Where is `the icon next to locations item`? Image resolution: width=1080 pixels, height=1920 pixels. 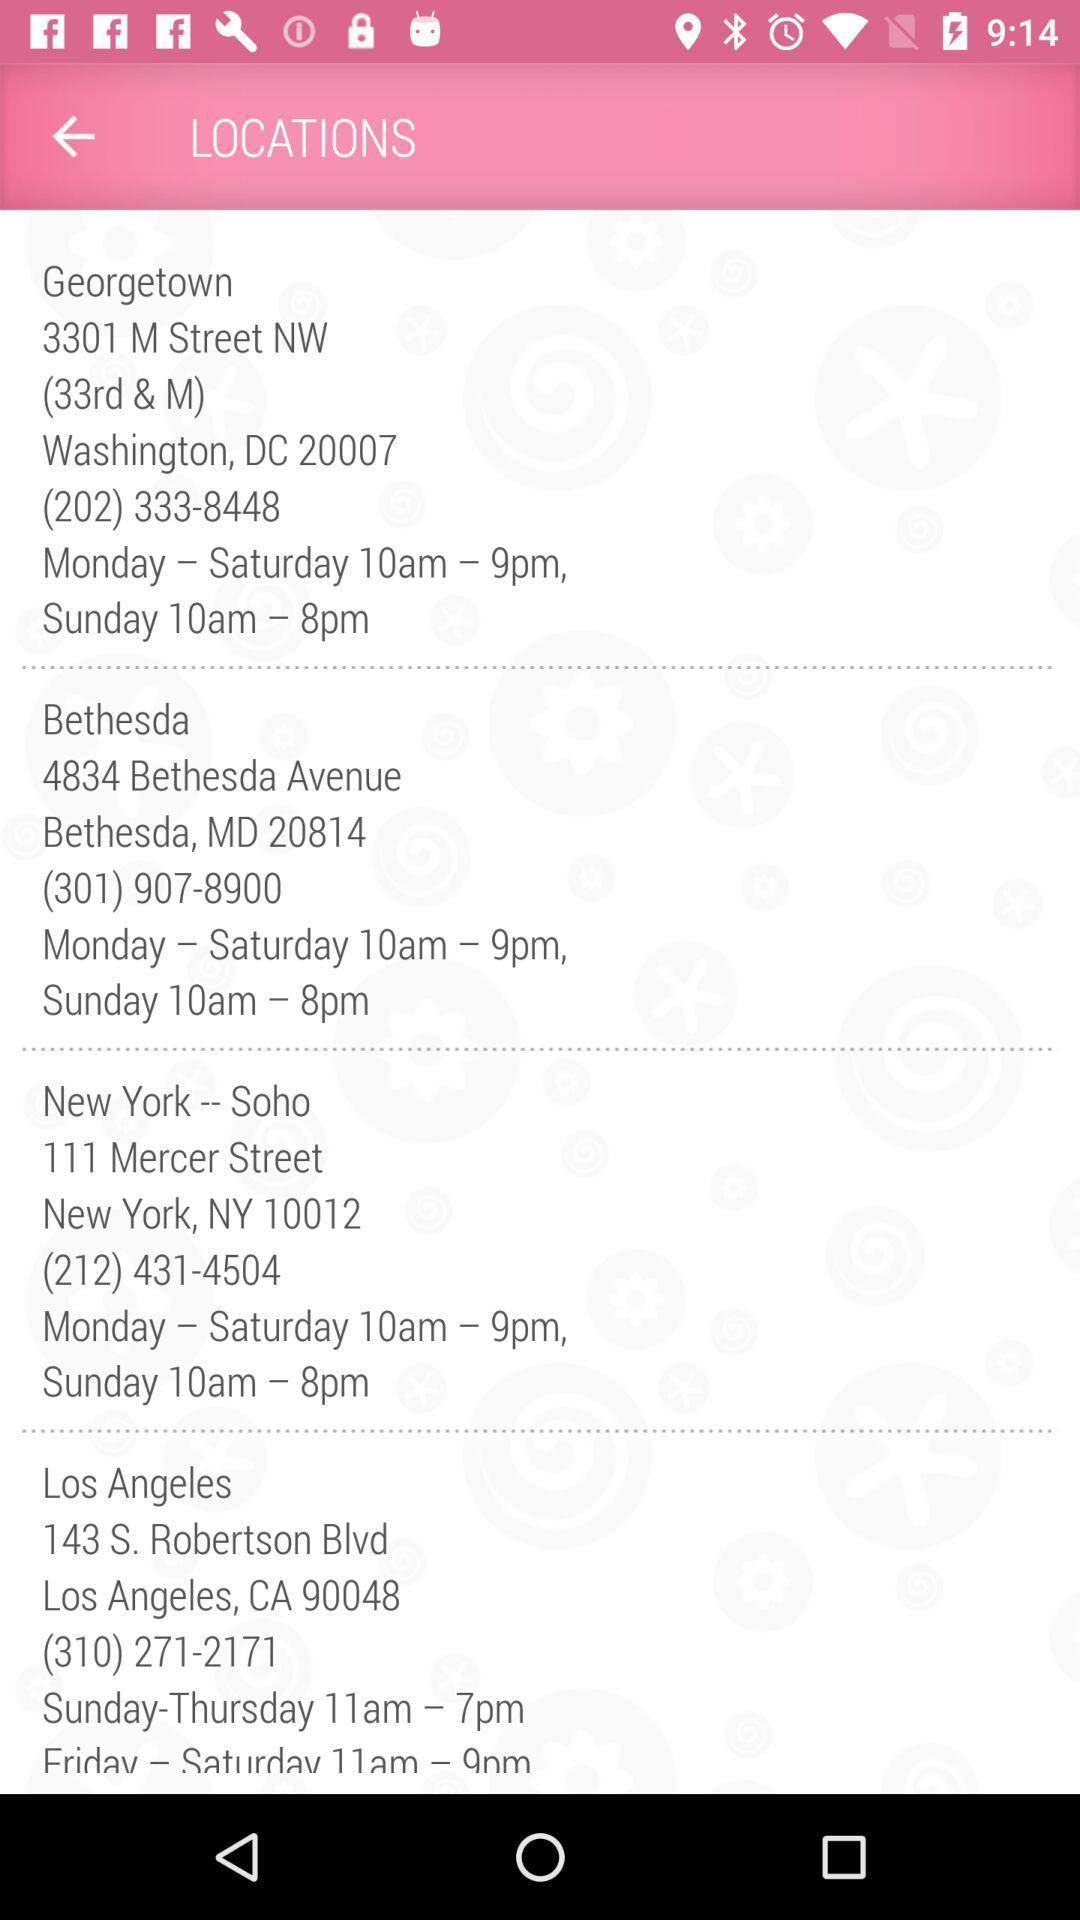 the icon next to locations item is located at coordinates (72, 135).